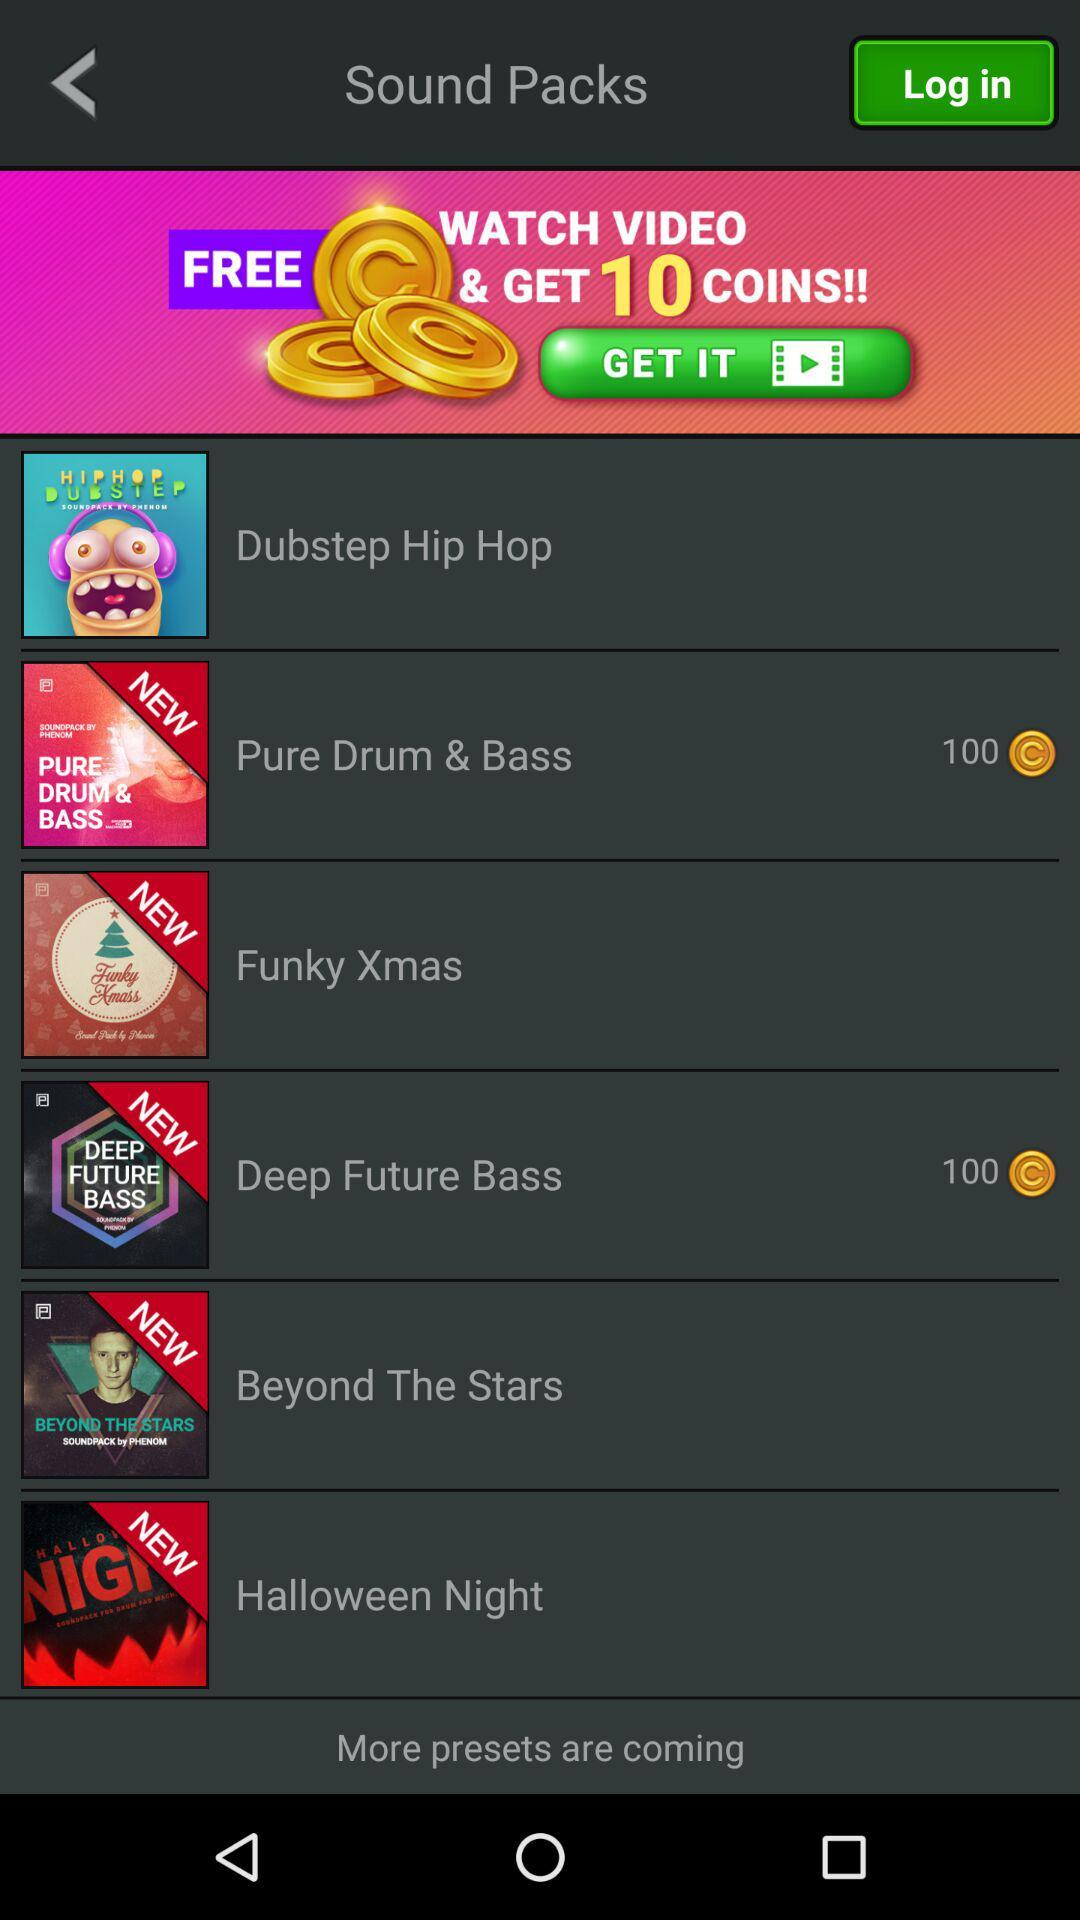 This screenshot has width=1080, height=1920. I want to click on pure drum & bass app, so click(404, 752).